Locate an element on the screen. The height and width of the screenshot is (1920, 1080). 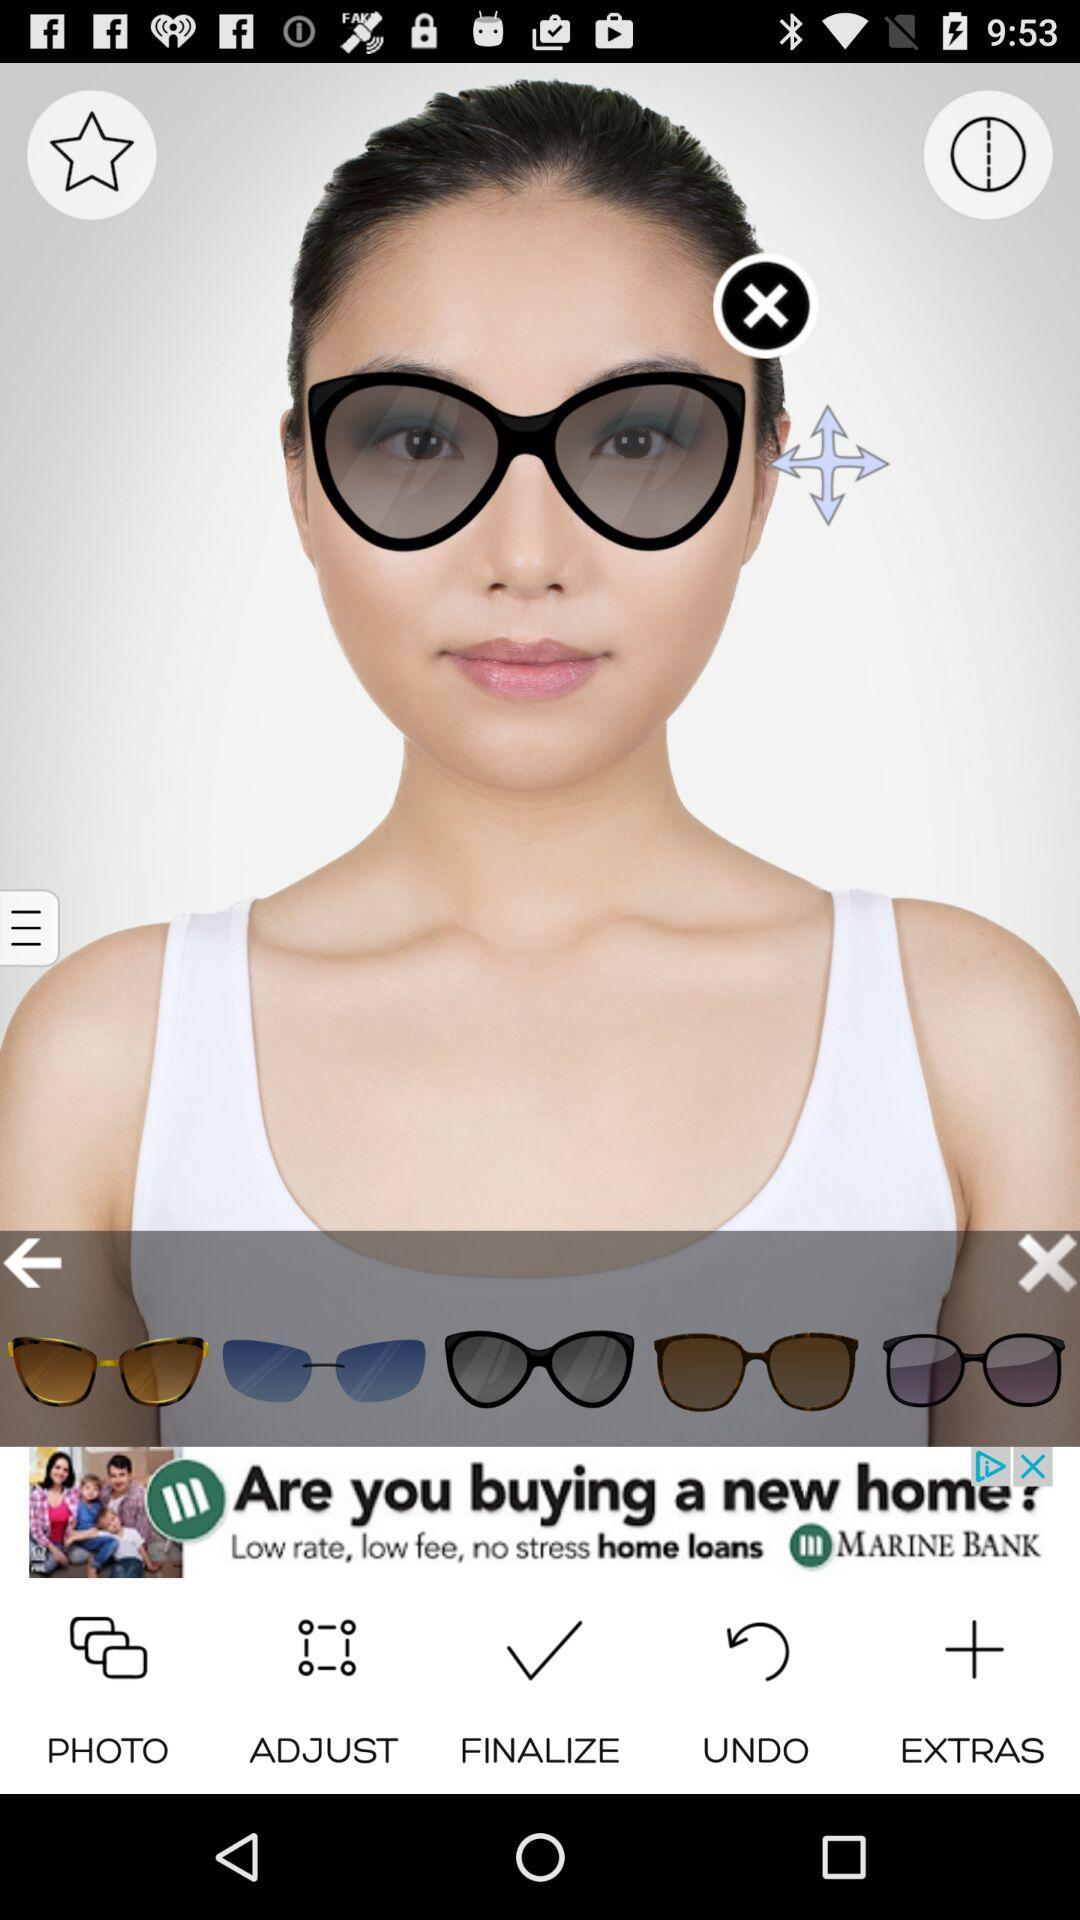
swap glasses is located at coordinates (540, 1370).